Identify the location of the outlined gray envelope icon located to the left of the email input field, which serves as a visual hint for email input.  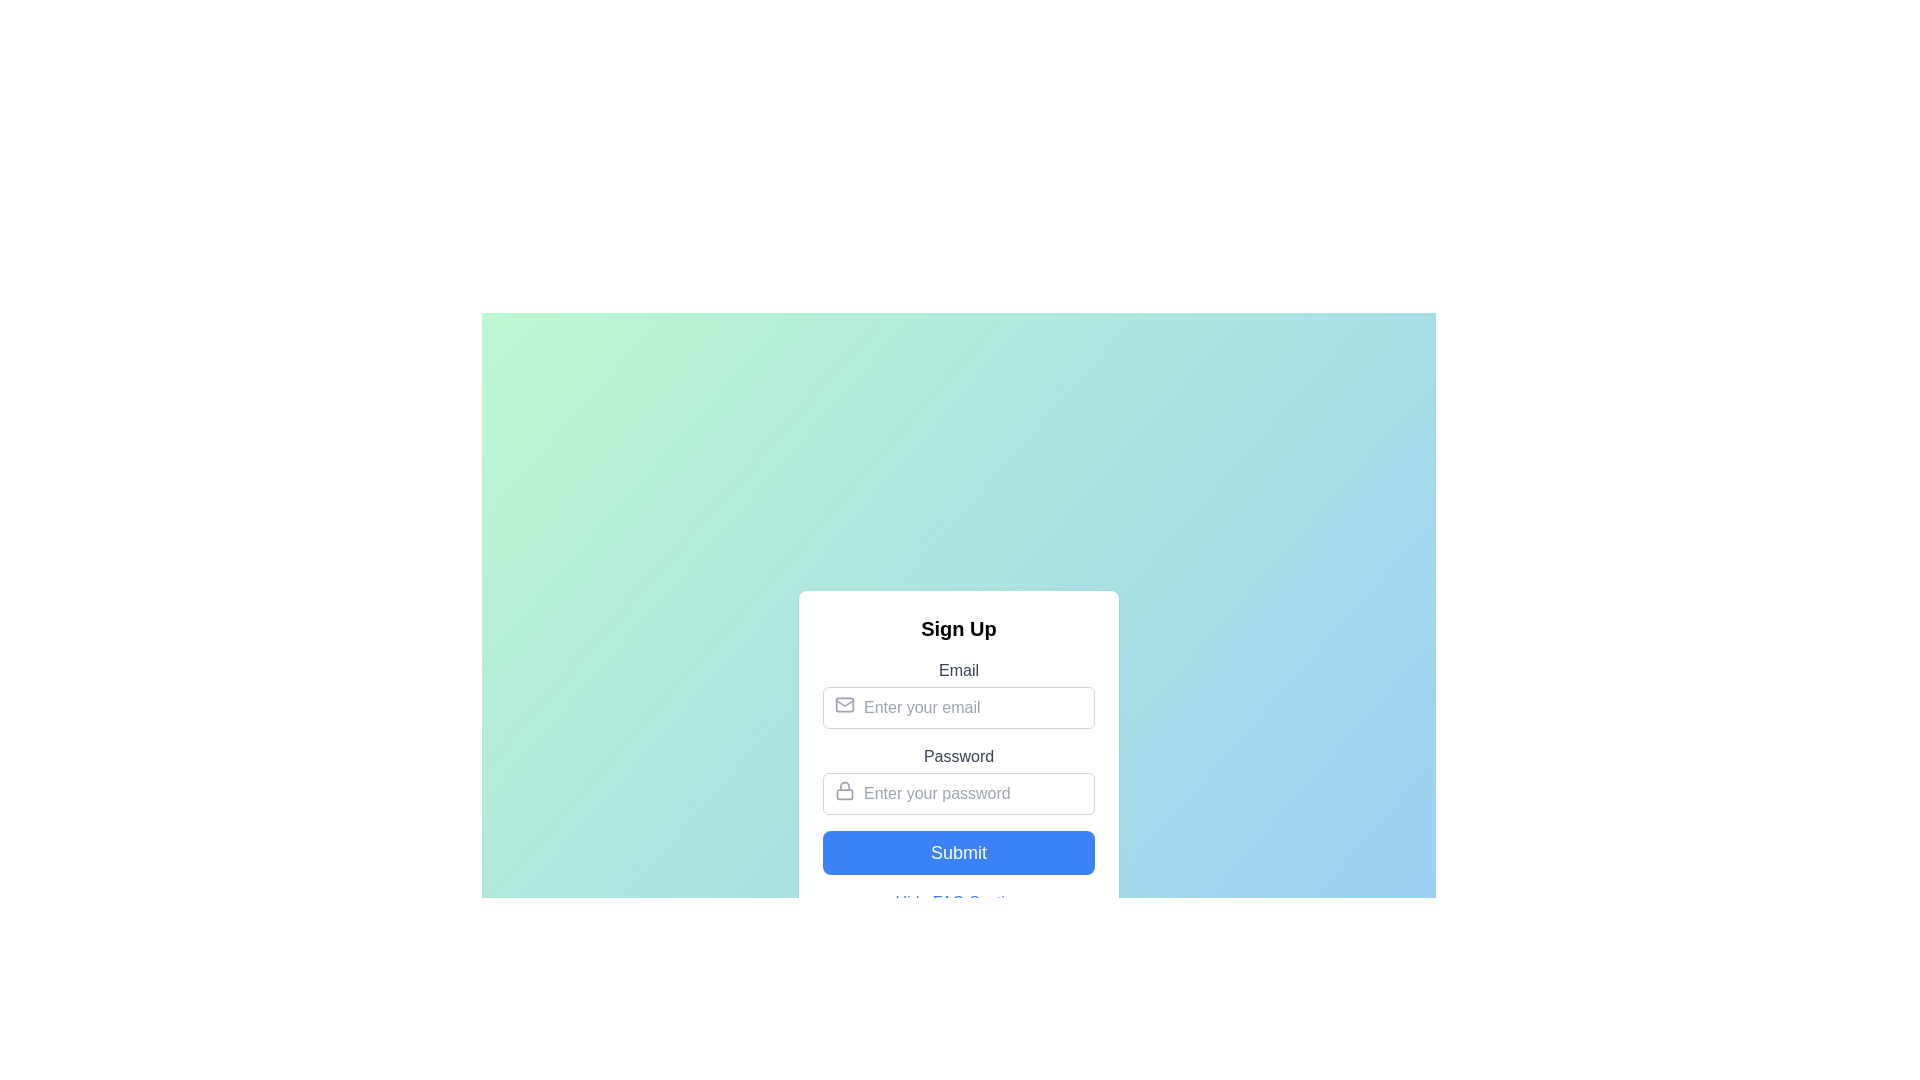
(844, 704).